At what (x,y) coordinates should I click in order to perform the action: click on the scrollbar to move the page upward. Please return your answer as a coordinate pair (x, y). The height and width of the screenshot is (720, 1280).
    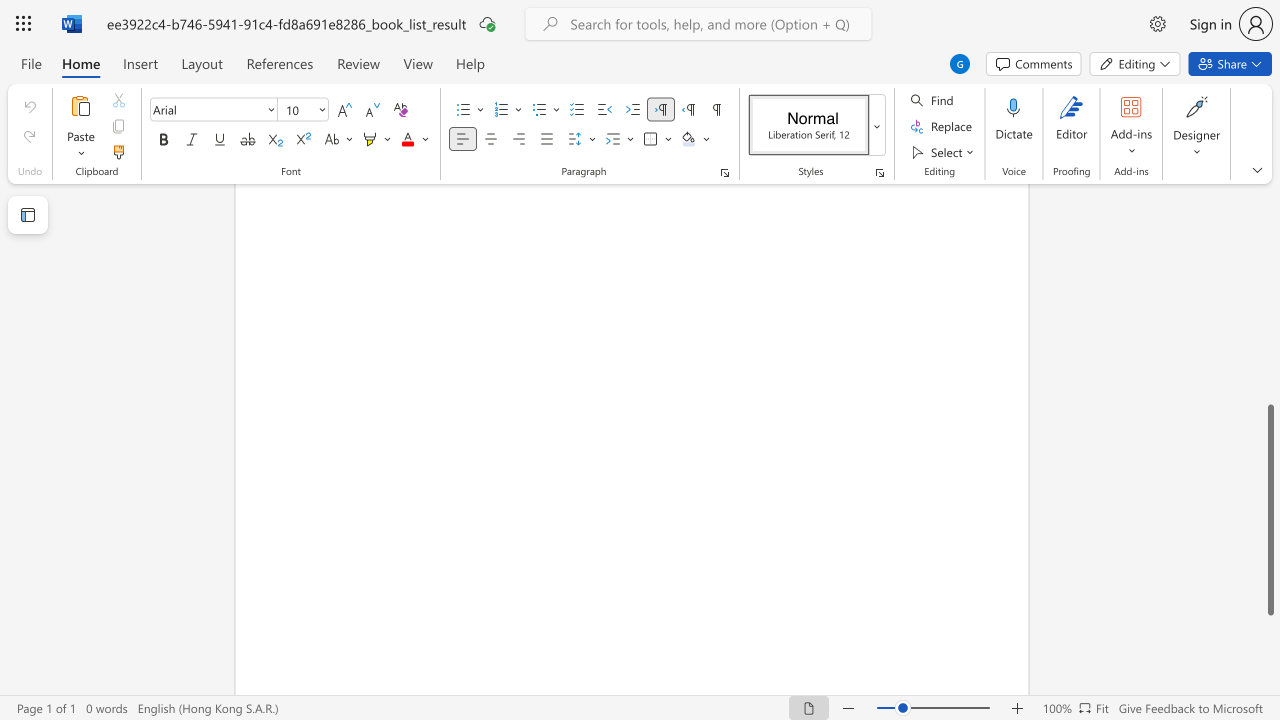
    Looking at the image, I should click on (1269, 238).